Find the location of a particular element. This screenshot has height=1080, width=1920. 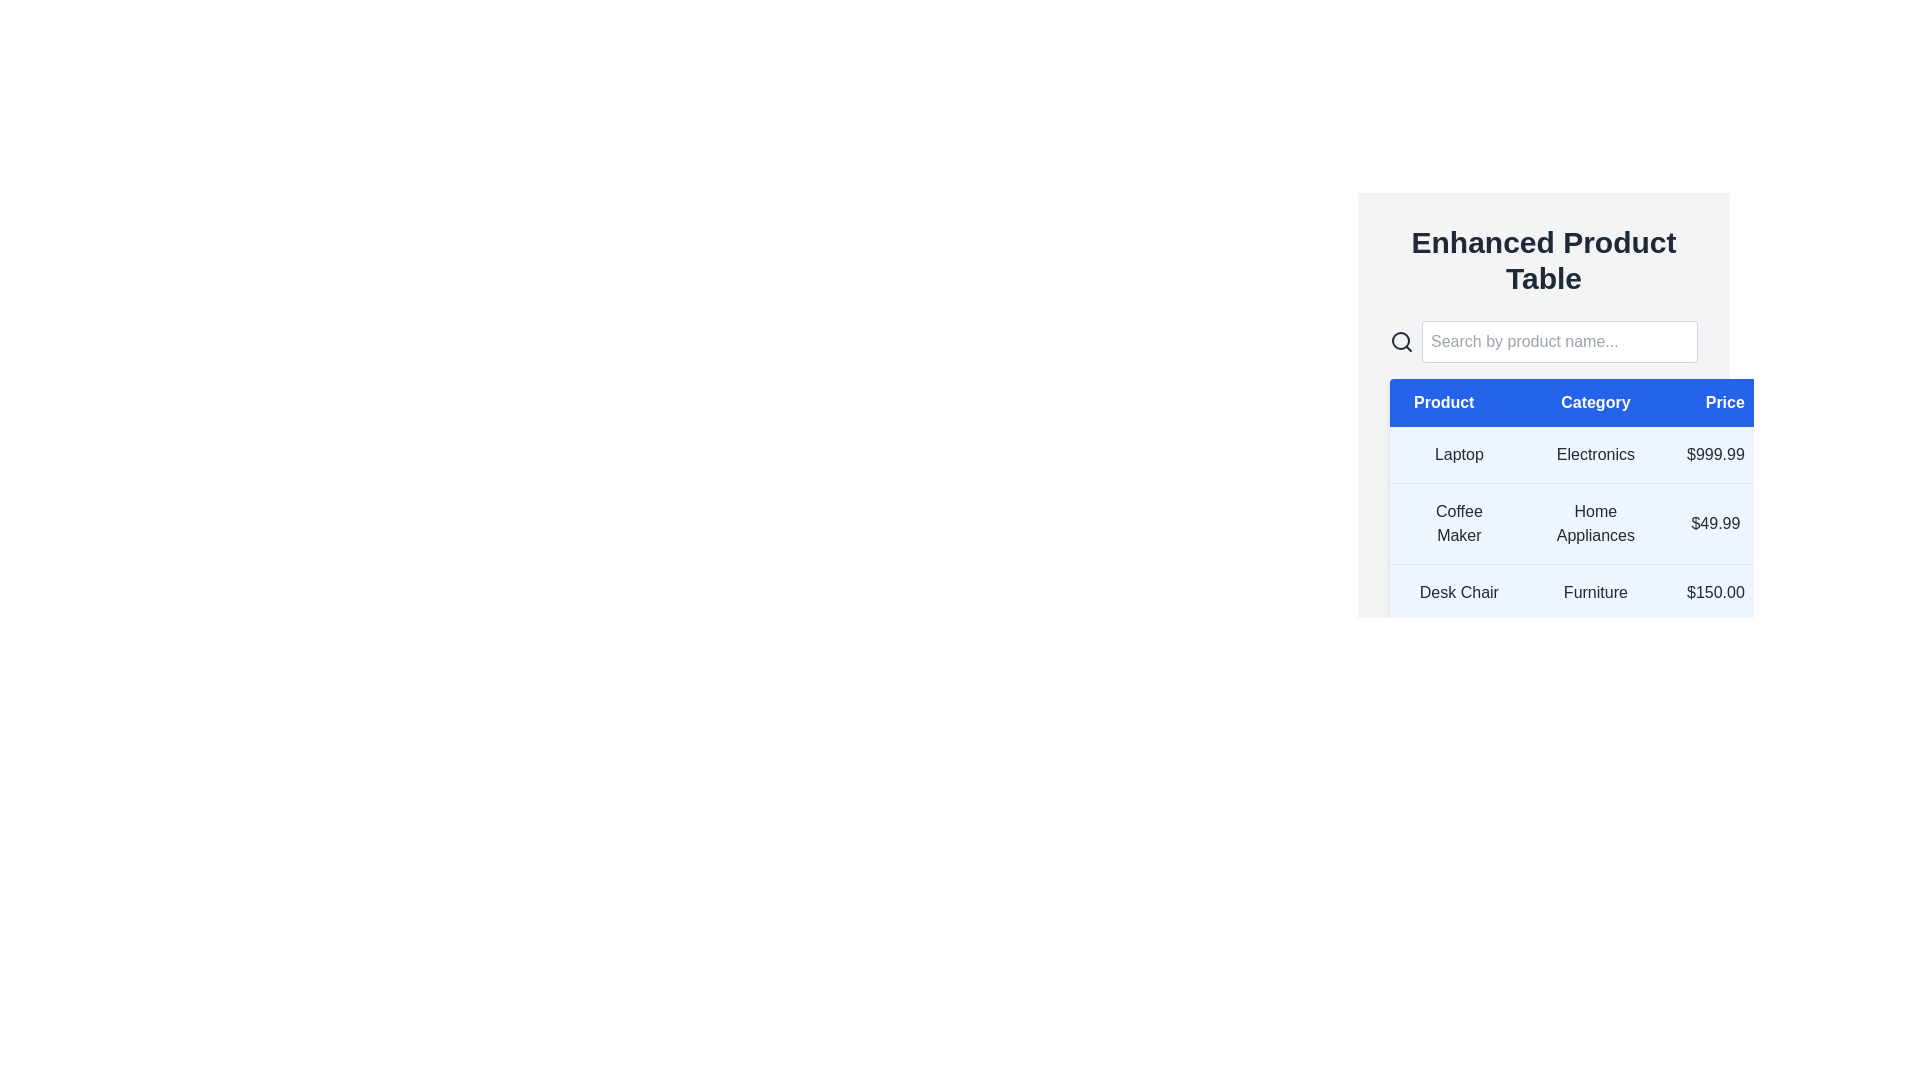

the static text label displaying 'Furniture' located in the 'Category' column of the table, positioned between 'Desk Chair' and '$150.00' is located at coordinates (1594, 592).